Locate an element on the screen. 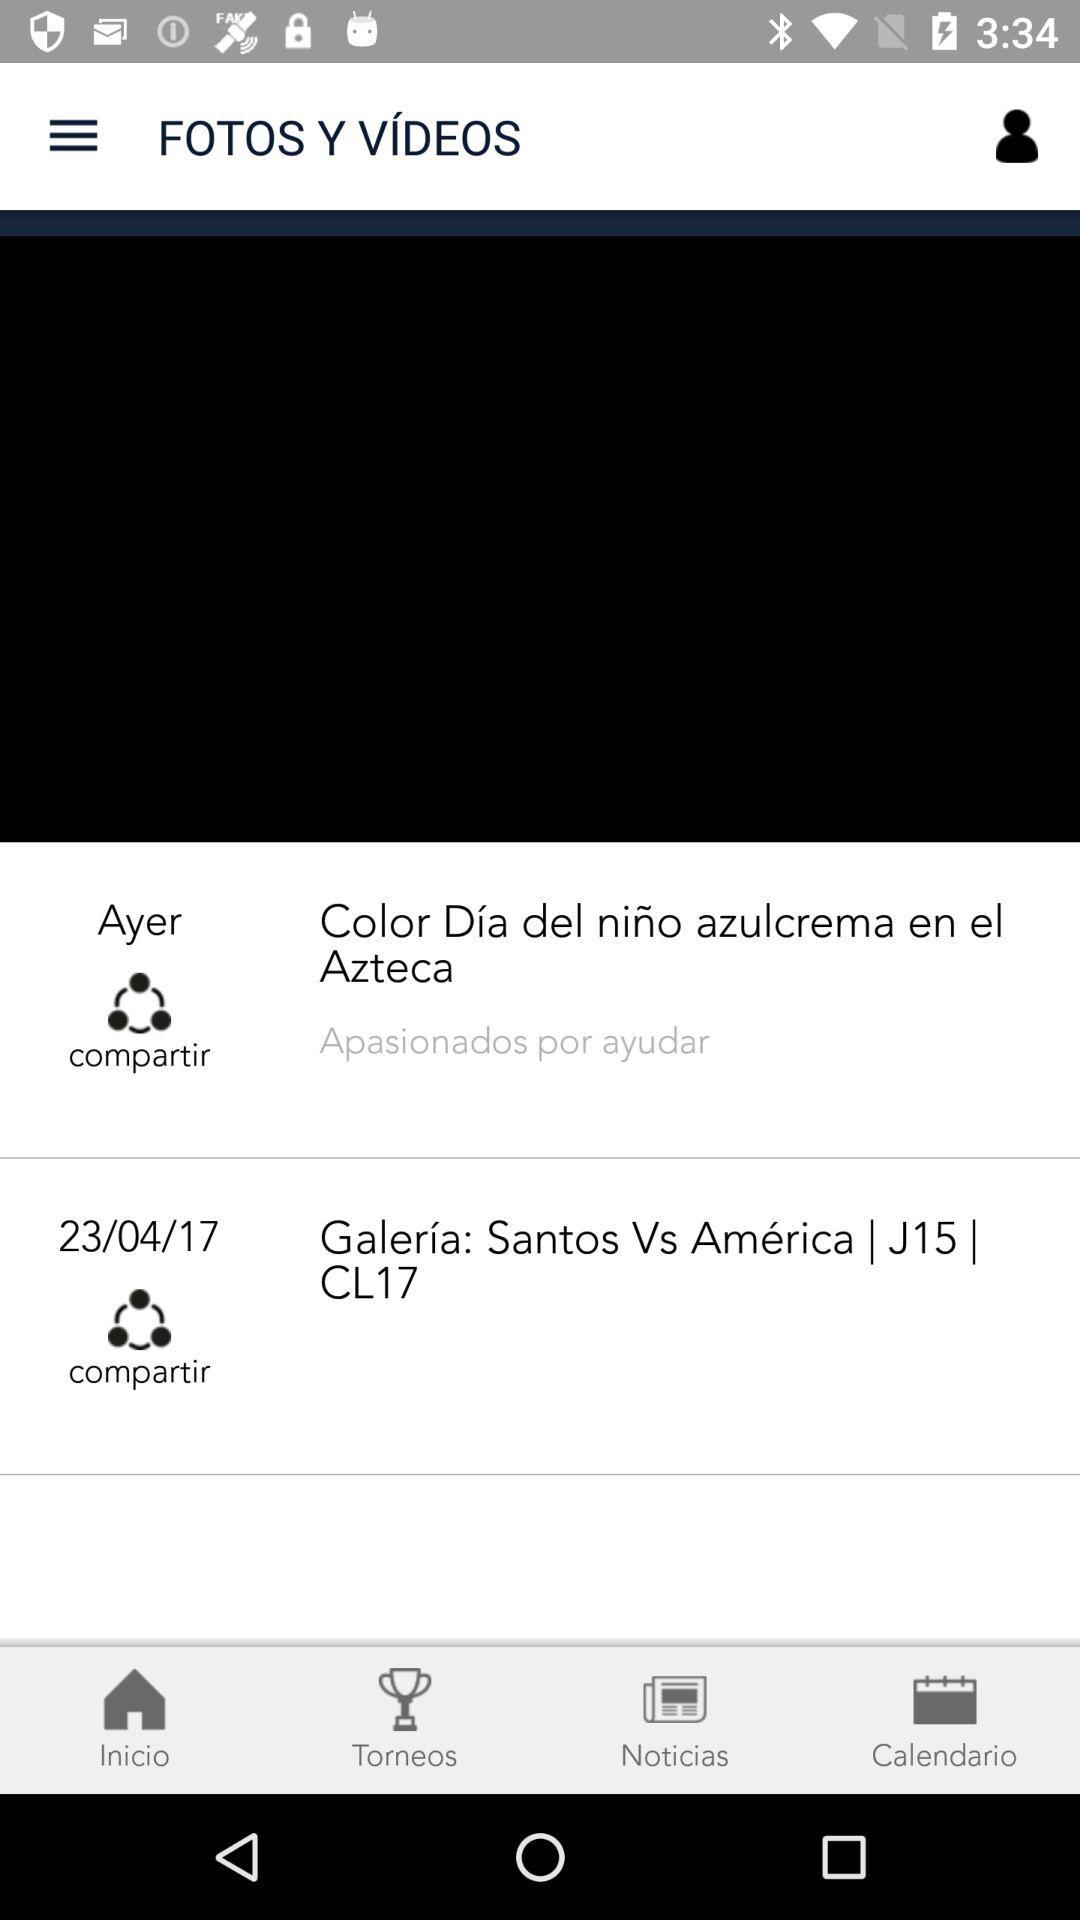  the notifications icon is located at coordinates (135, 1719).